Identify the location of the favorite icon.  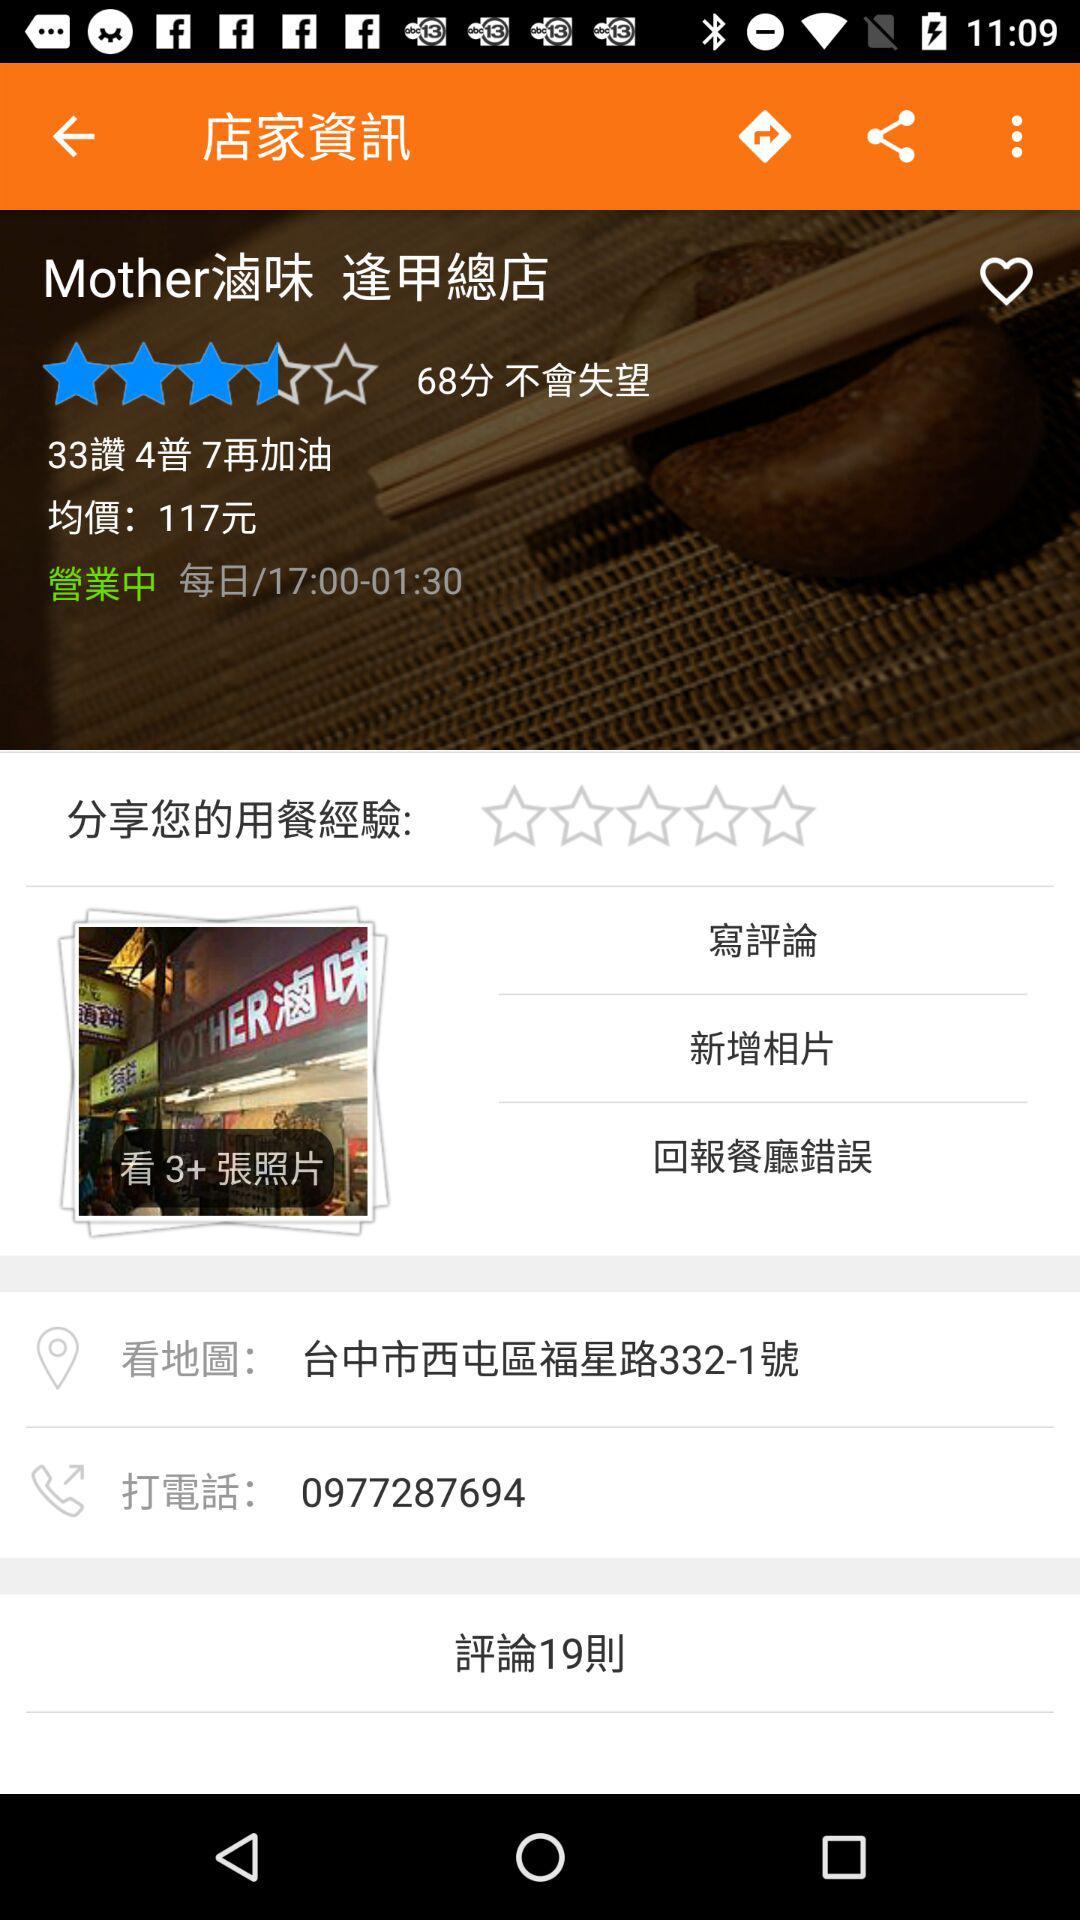
(1006, 280).